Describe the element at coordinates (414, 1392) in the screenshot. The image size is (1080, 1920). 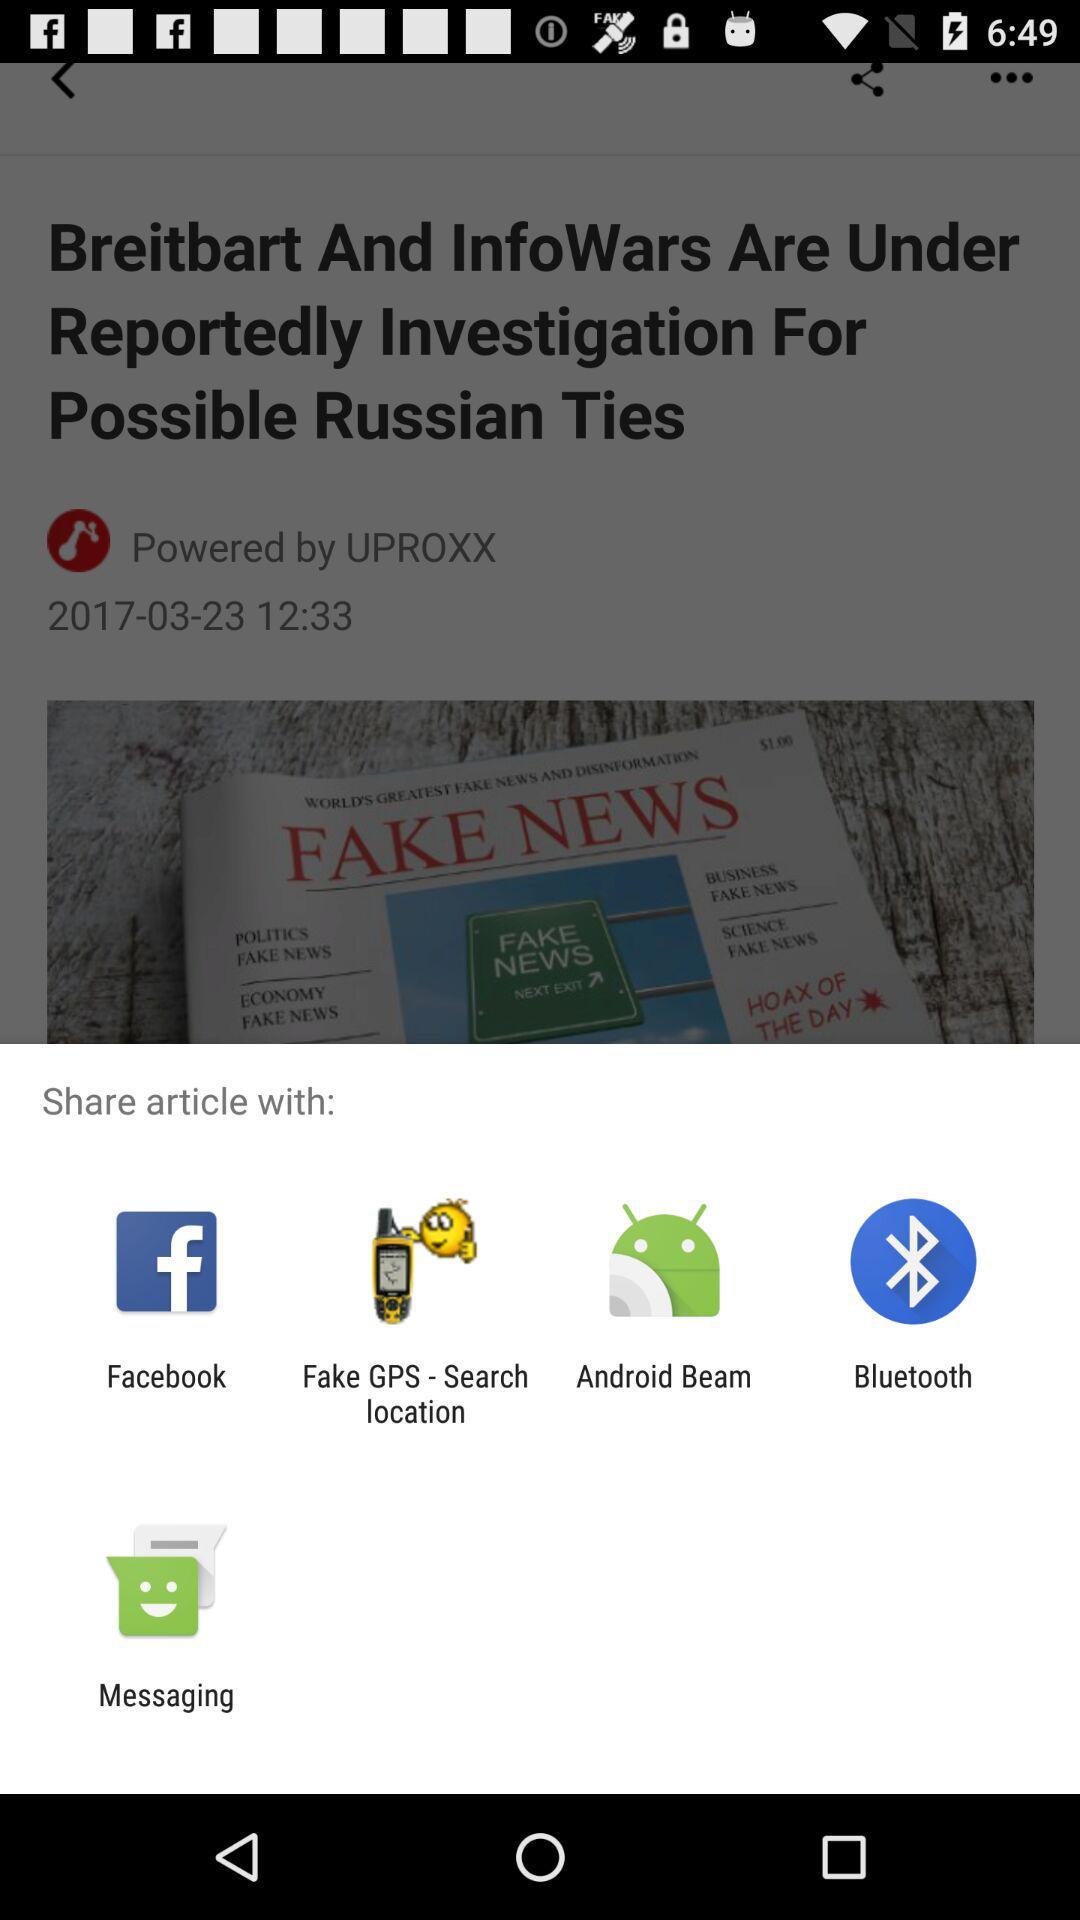
I see `item to the left of android beam icon` at that location.